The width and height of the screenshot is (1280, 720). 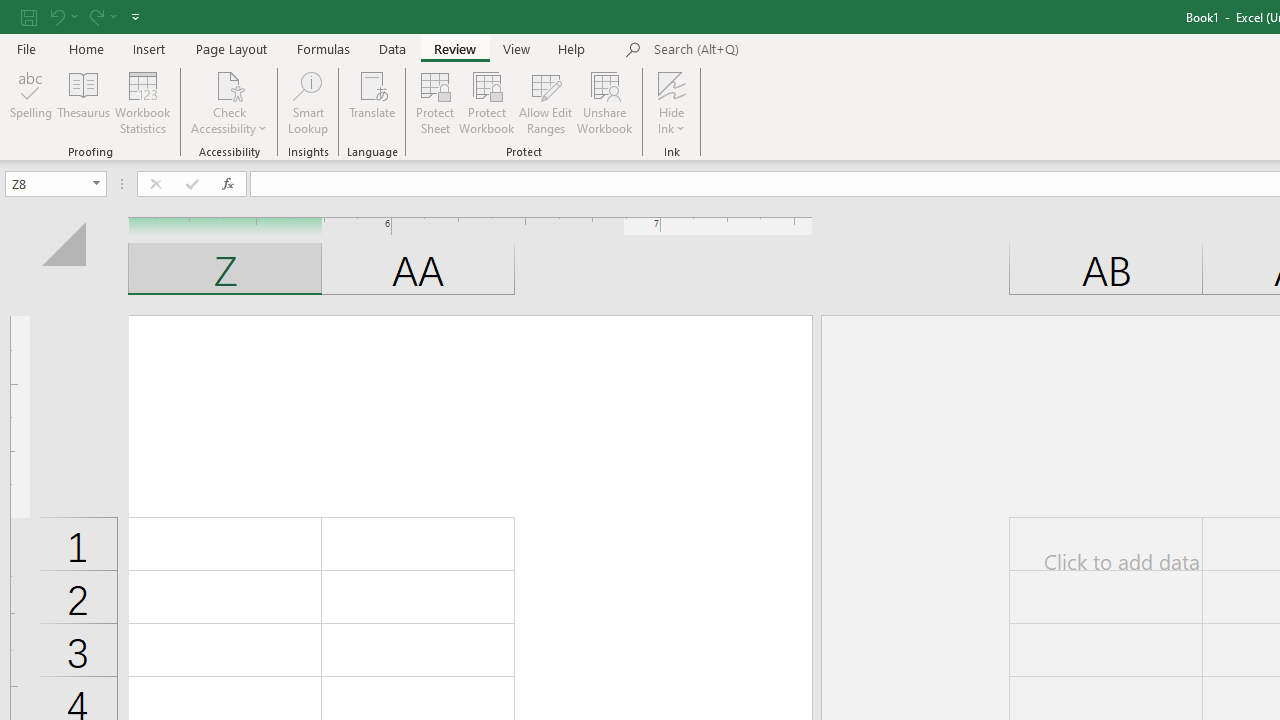 I want to click on 'Translate', so click(x=372, y=103).